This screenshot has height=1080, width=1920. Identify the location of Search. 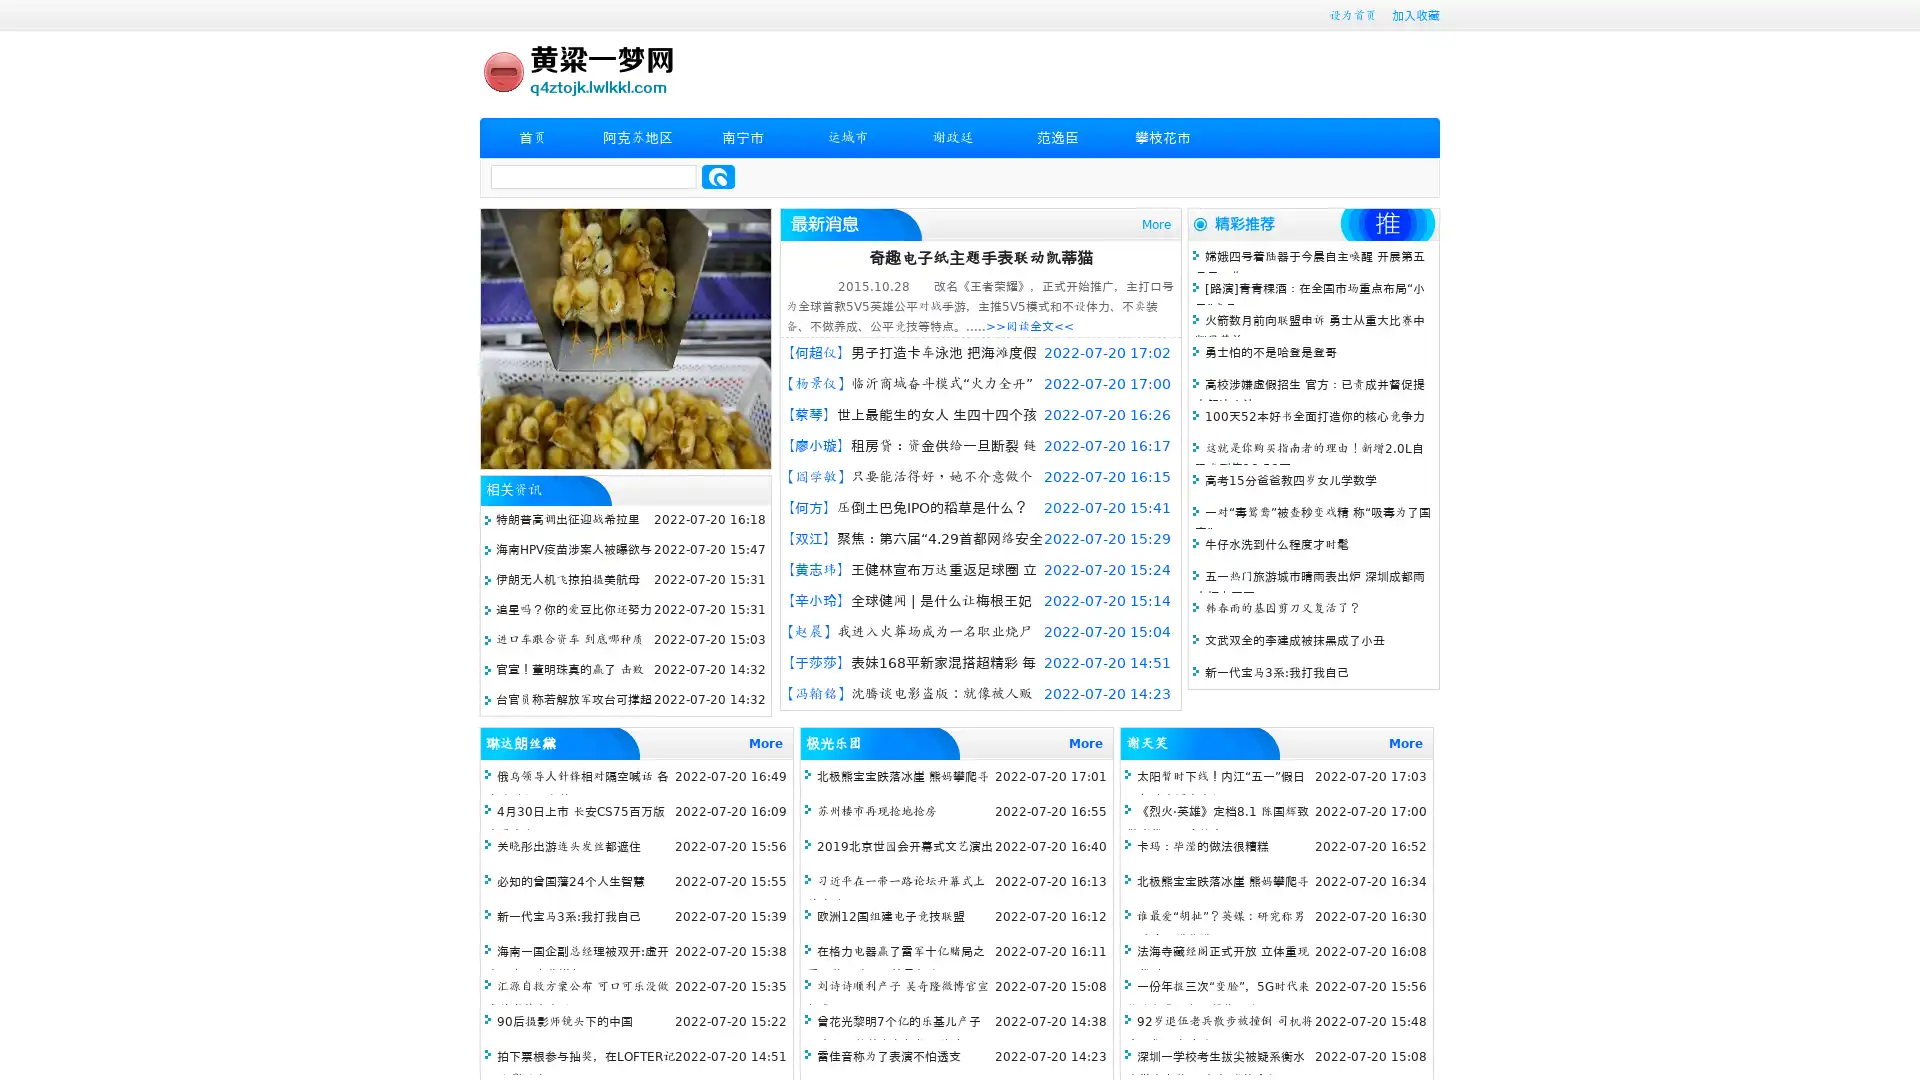
(718, 176).